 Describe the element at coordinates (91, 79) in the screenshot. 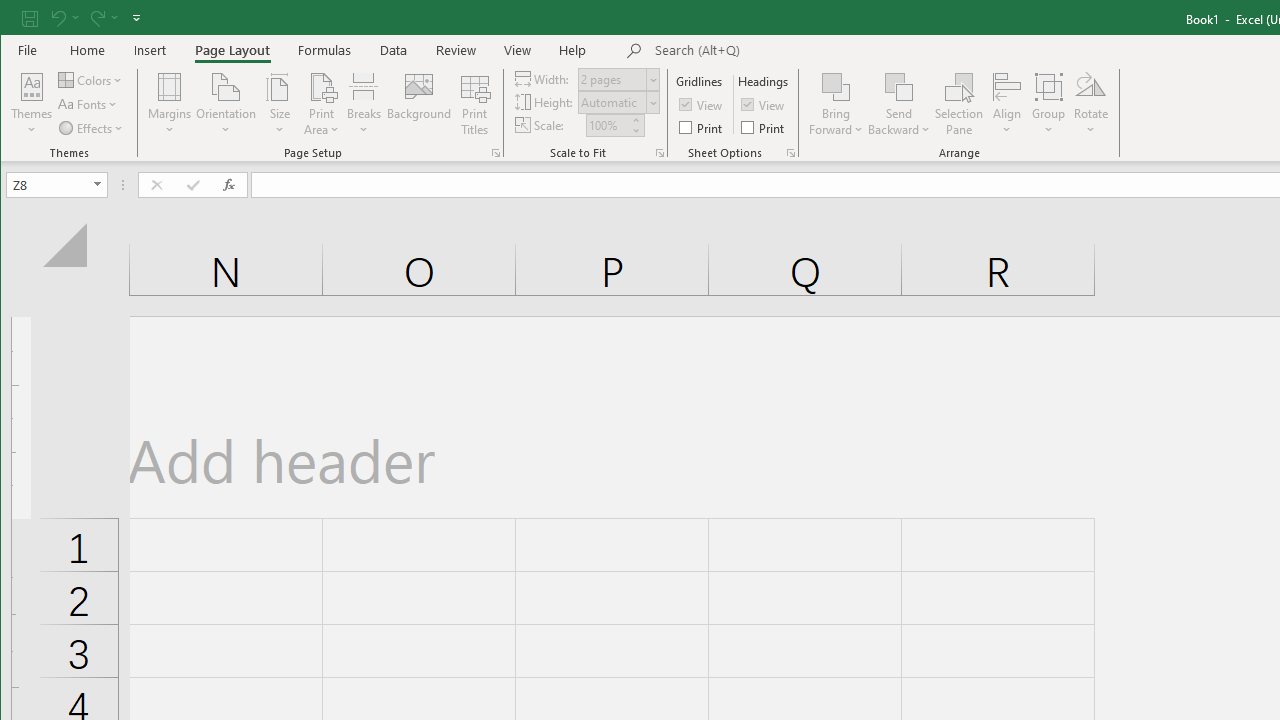

I see `'Colors'` at that location.